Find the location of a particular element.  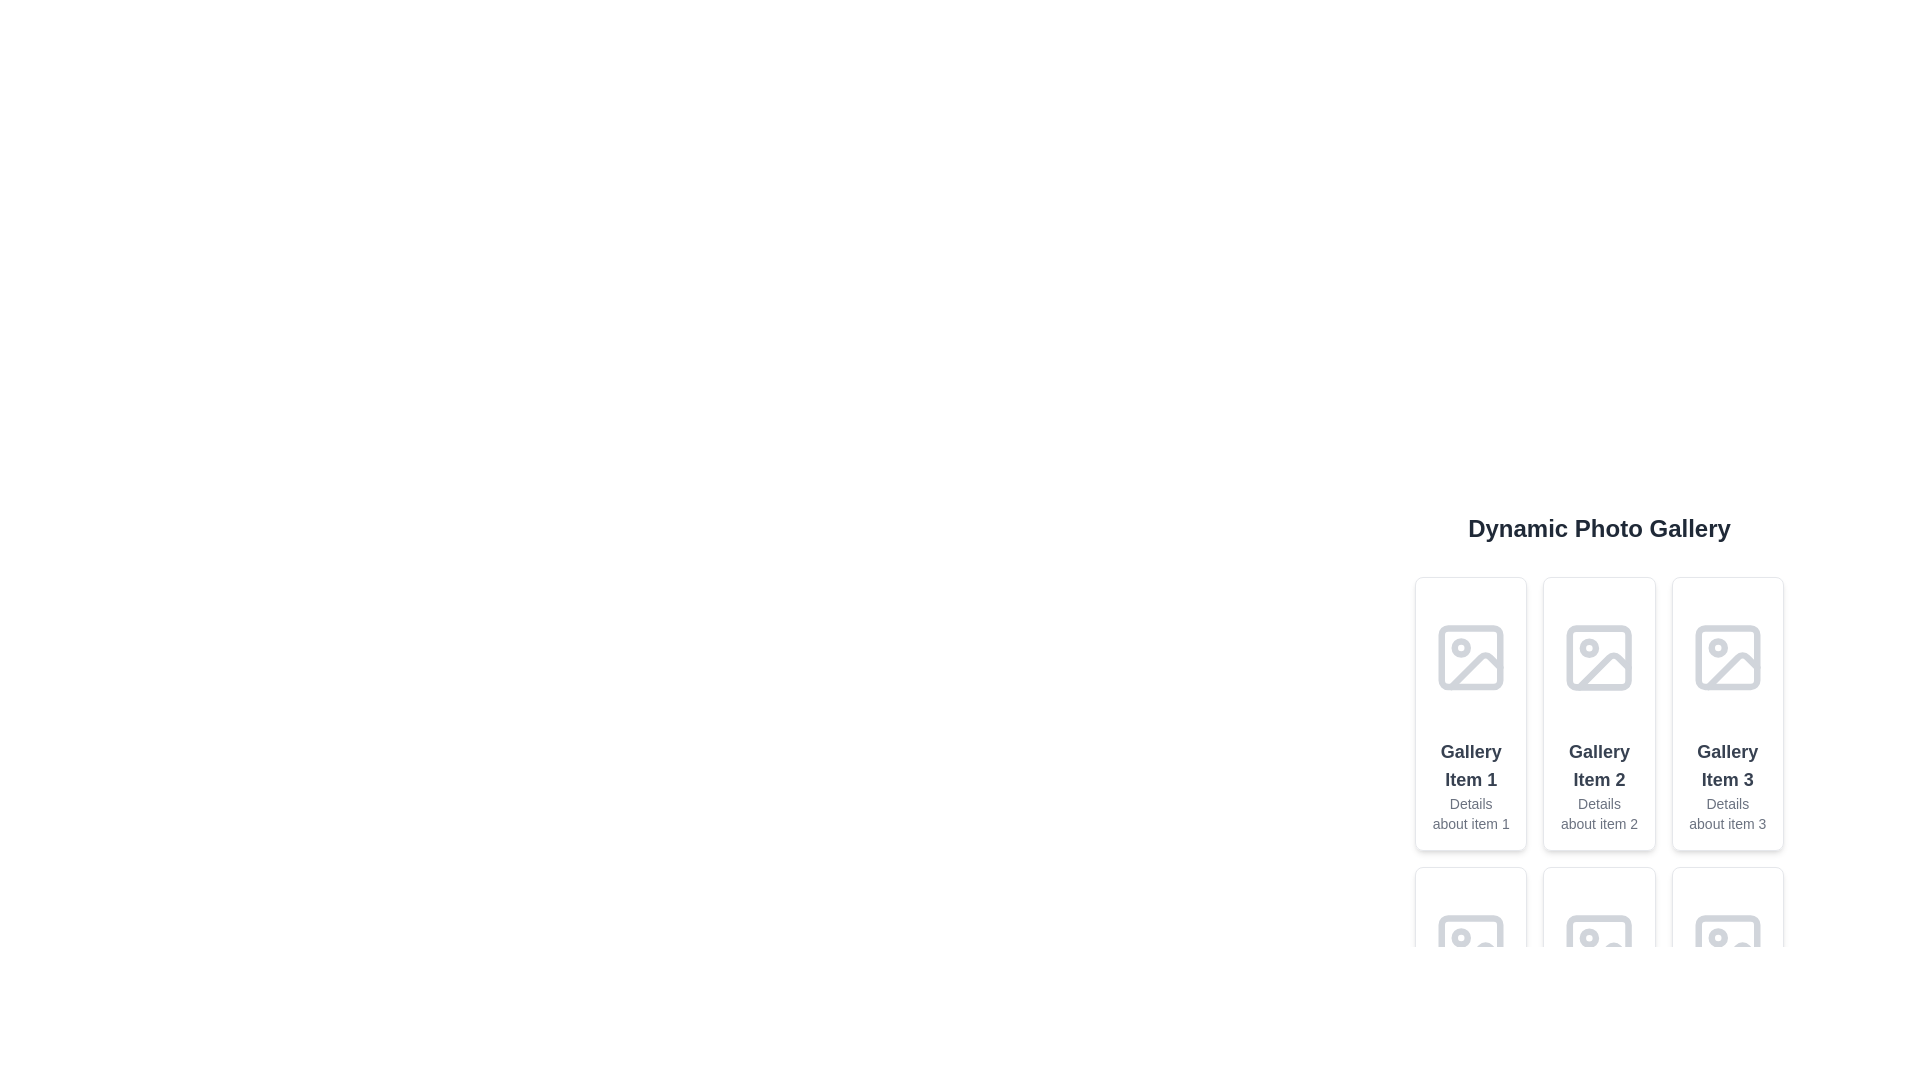

the grayscale image icon located in the second row and third column of the gallery interface, directly above the title 'Gallery Item 5' is located at coordinates (1598, 947).